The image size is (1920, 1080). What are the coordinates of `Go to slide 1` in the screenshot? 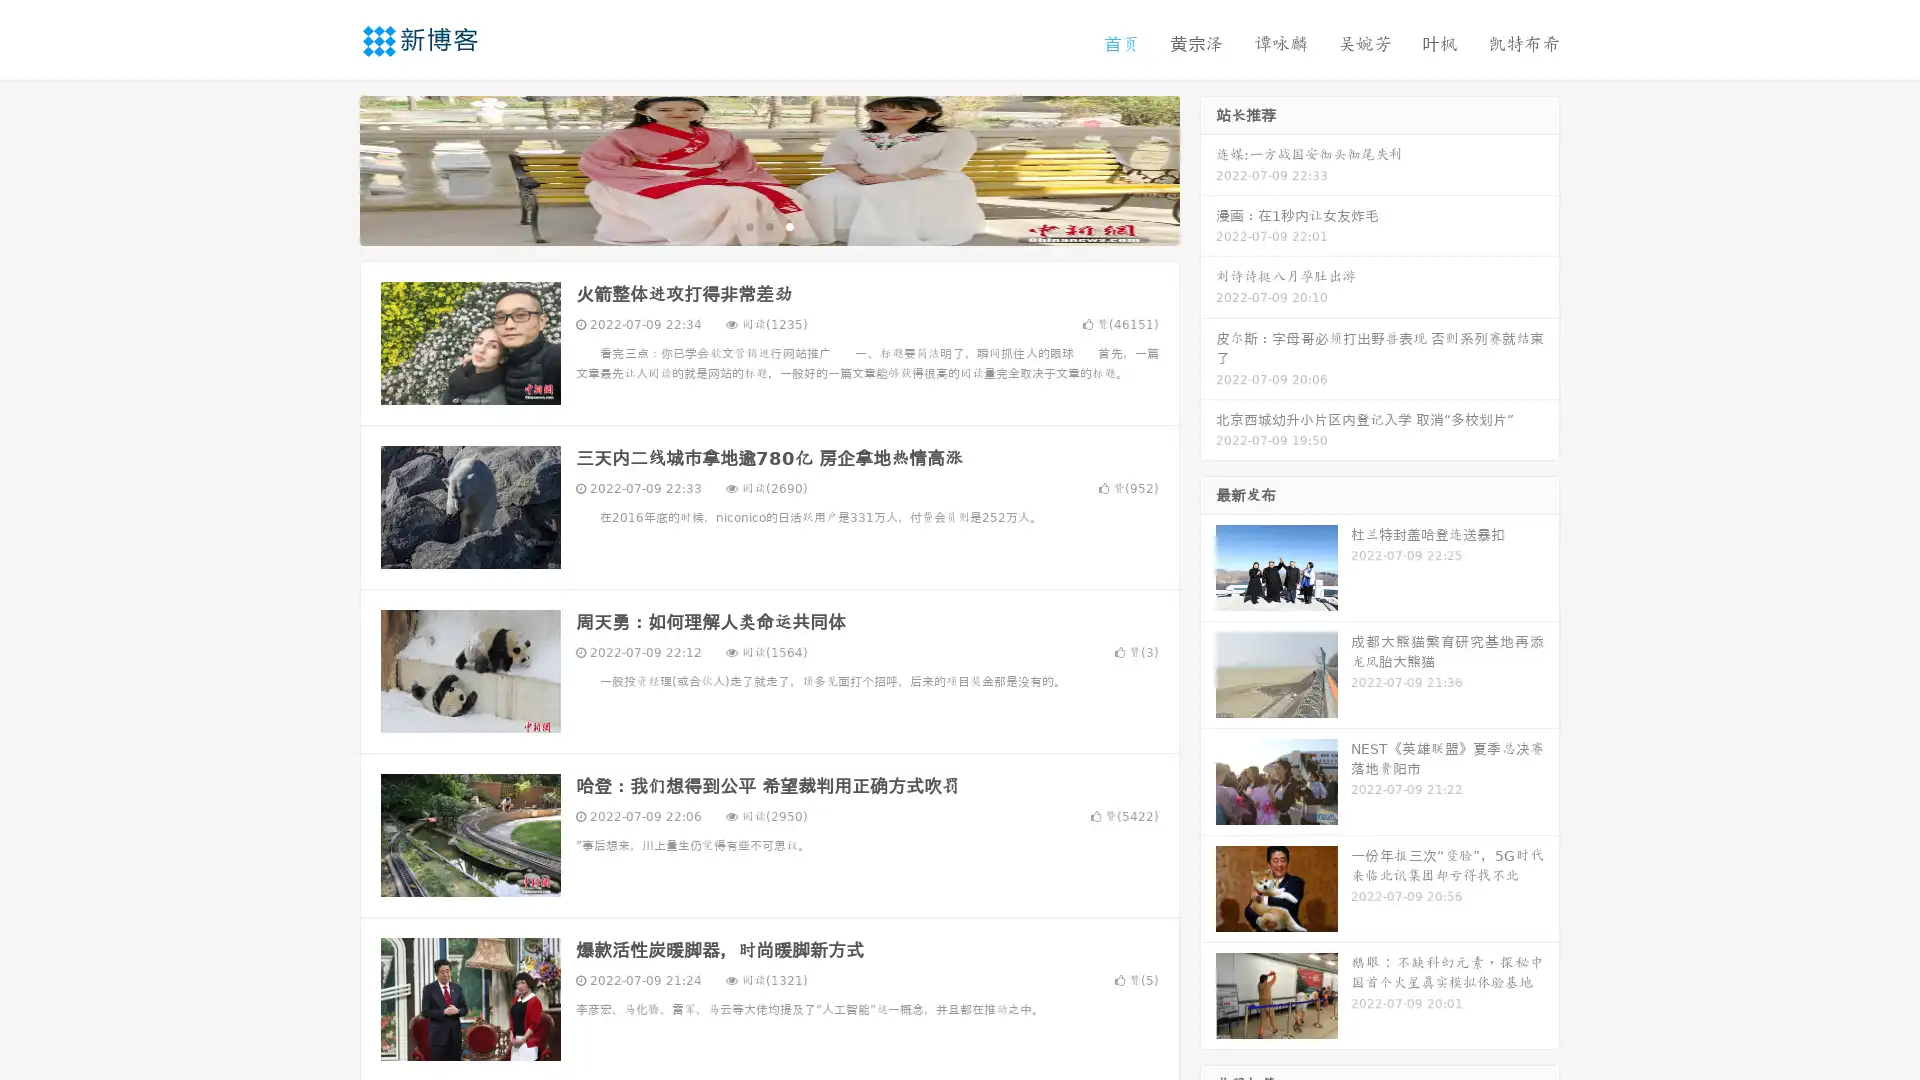 It's located at (748, 225).